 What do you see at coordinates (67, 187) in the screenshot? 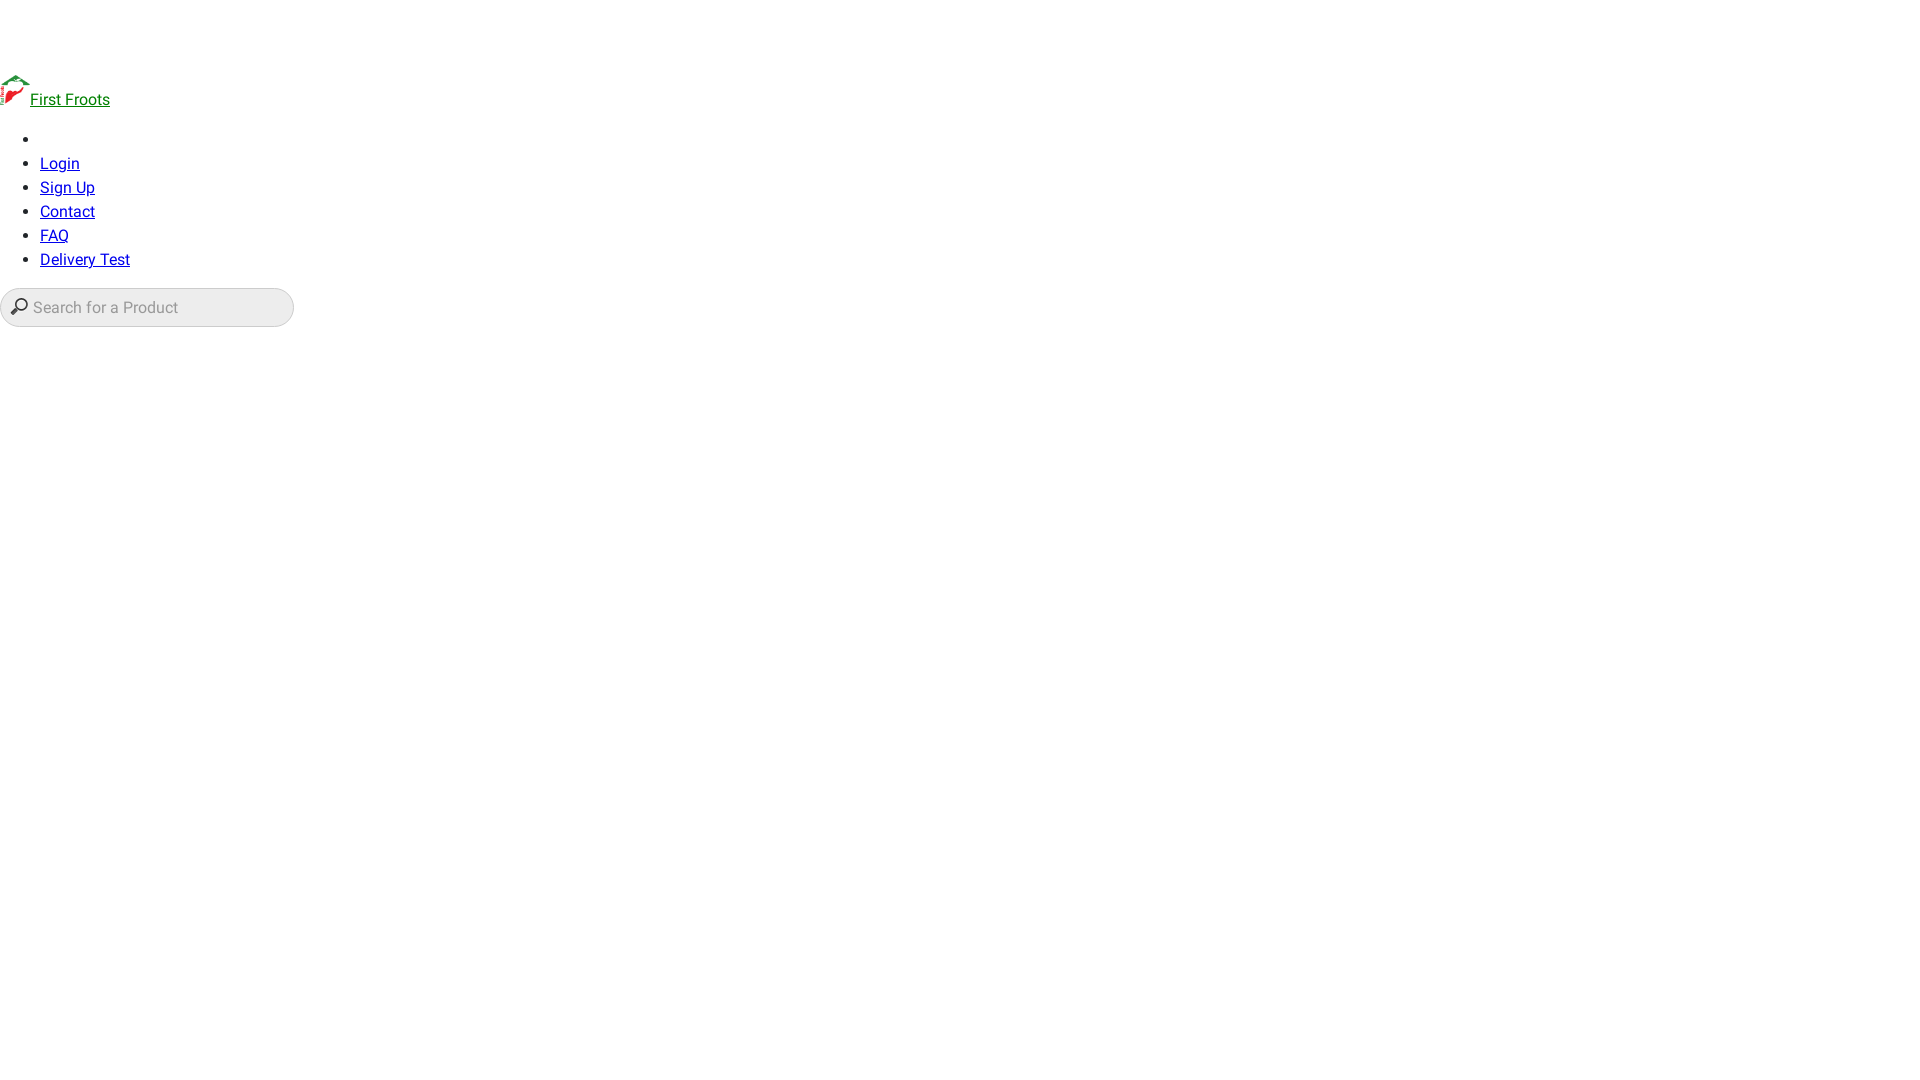
I see `'Sign Up'` at bounding box center [67, 187].